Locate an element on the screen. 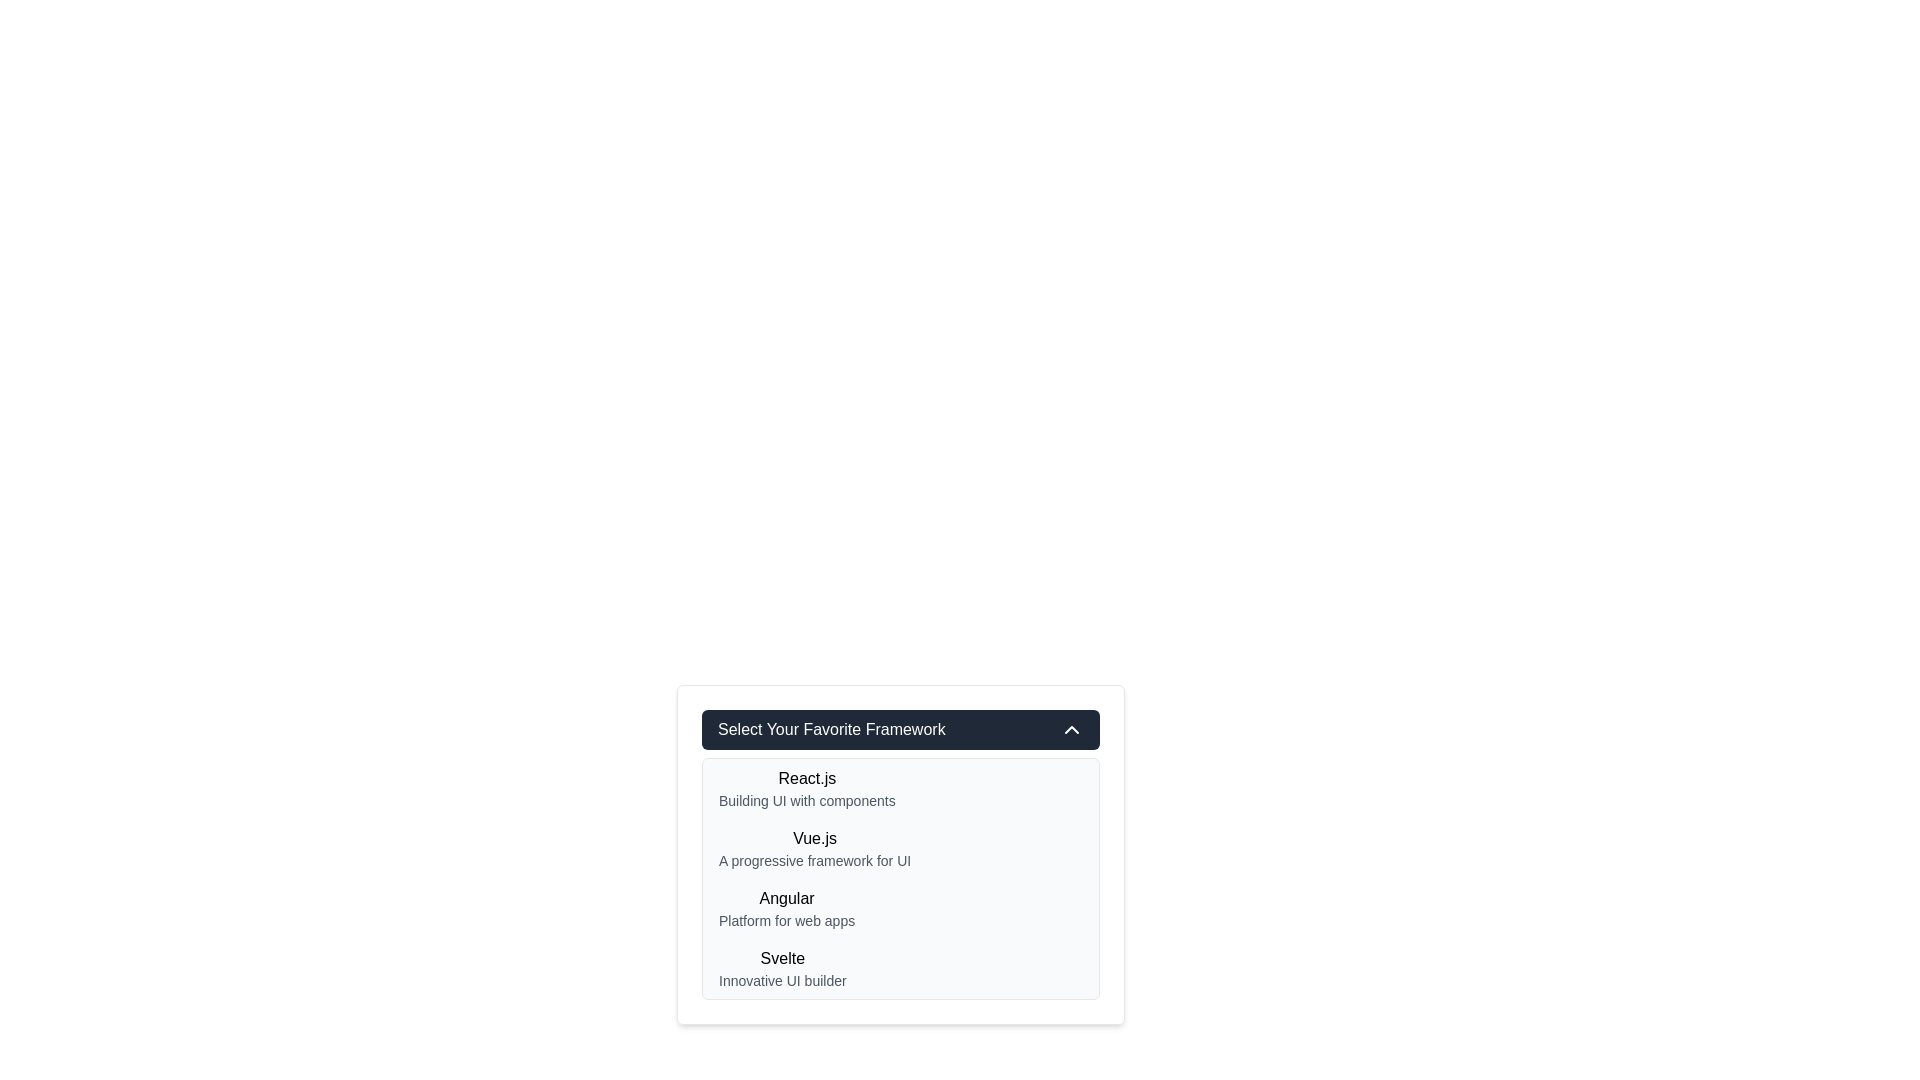 This screenshot has height=1080, width=1920. the text label displaying 'A progressive framework for UI' which is located beneath the 'Vue.js' heading within the 'Select Your Favorite Framework' dropdown is located at coordinates (815, 859).